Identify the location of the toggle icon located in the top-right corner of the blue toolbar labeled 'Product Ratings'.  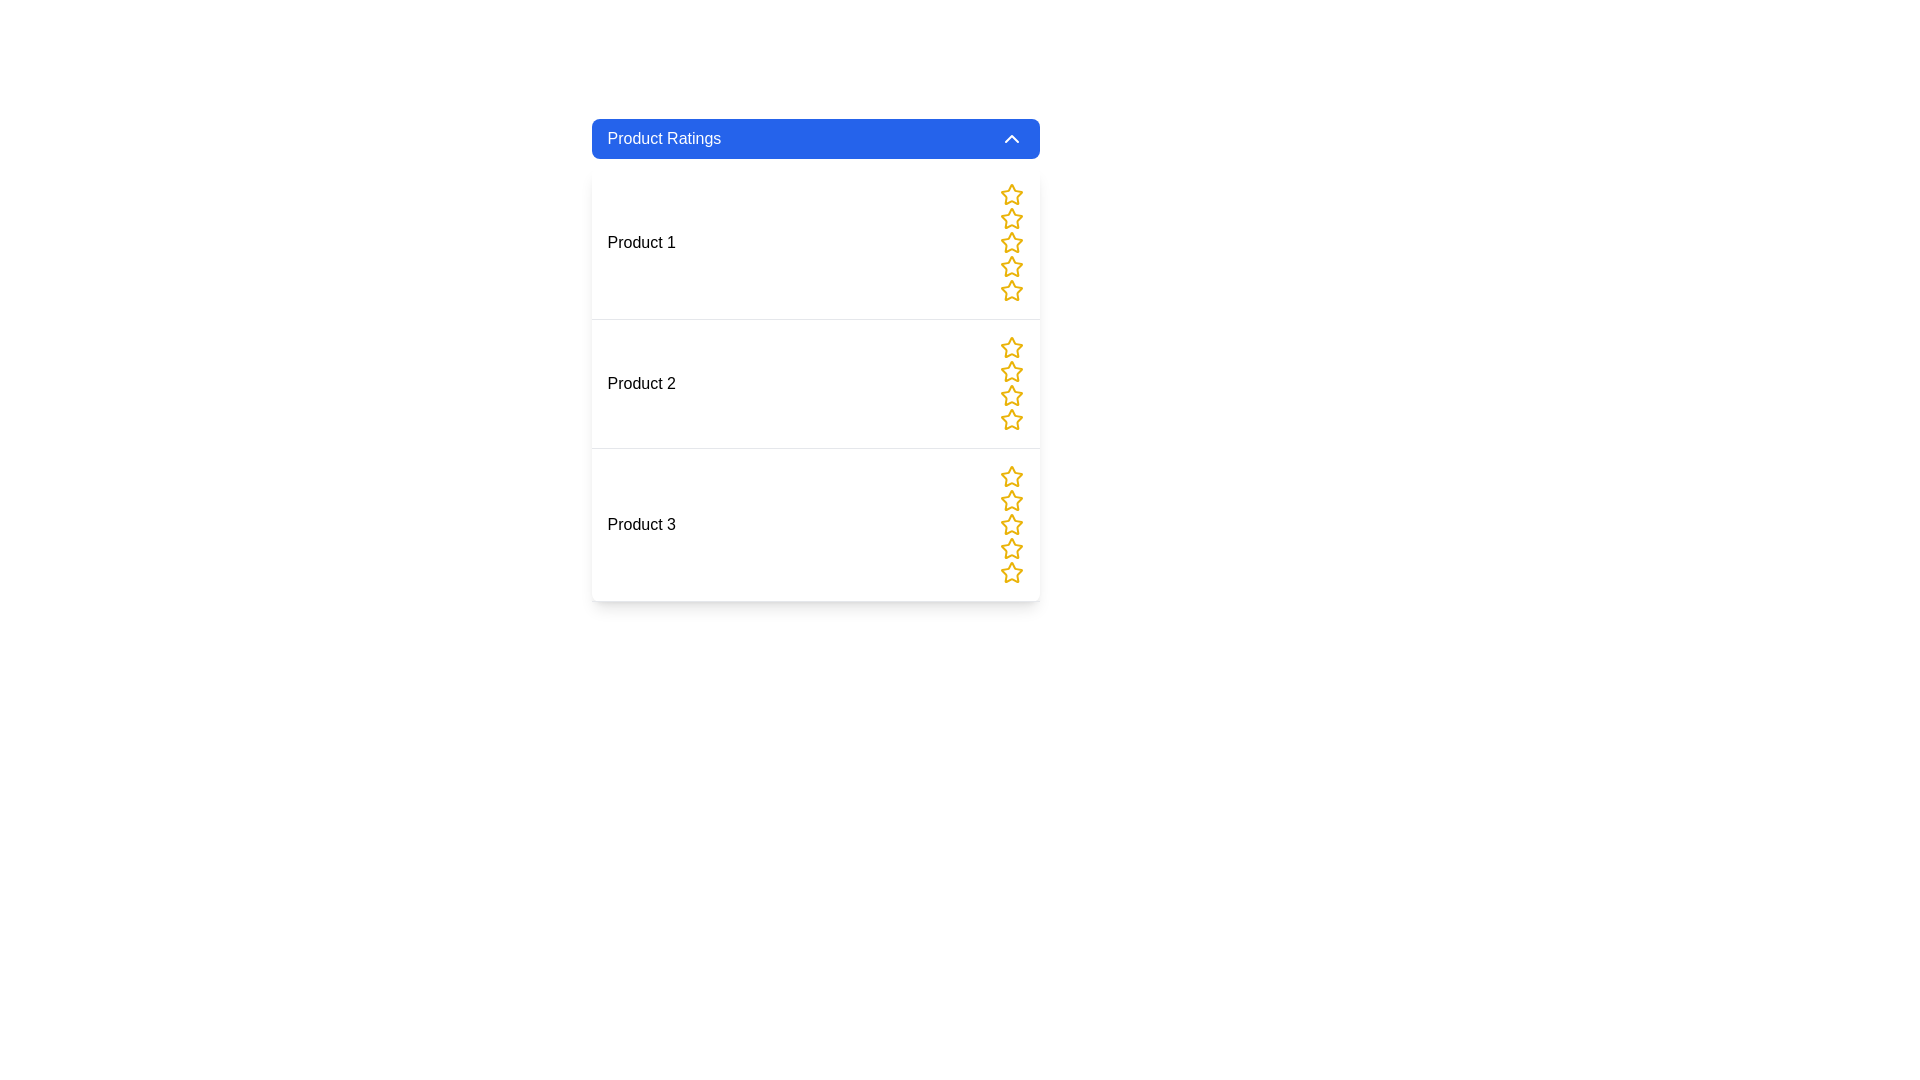
(1011, 137).